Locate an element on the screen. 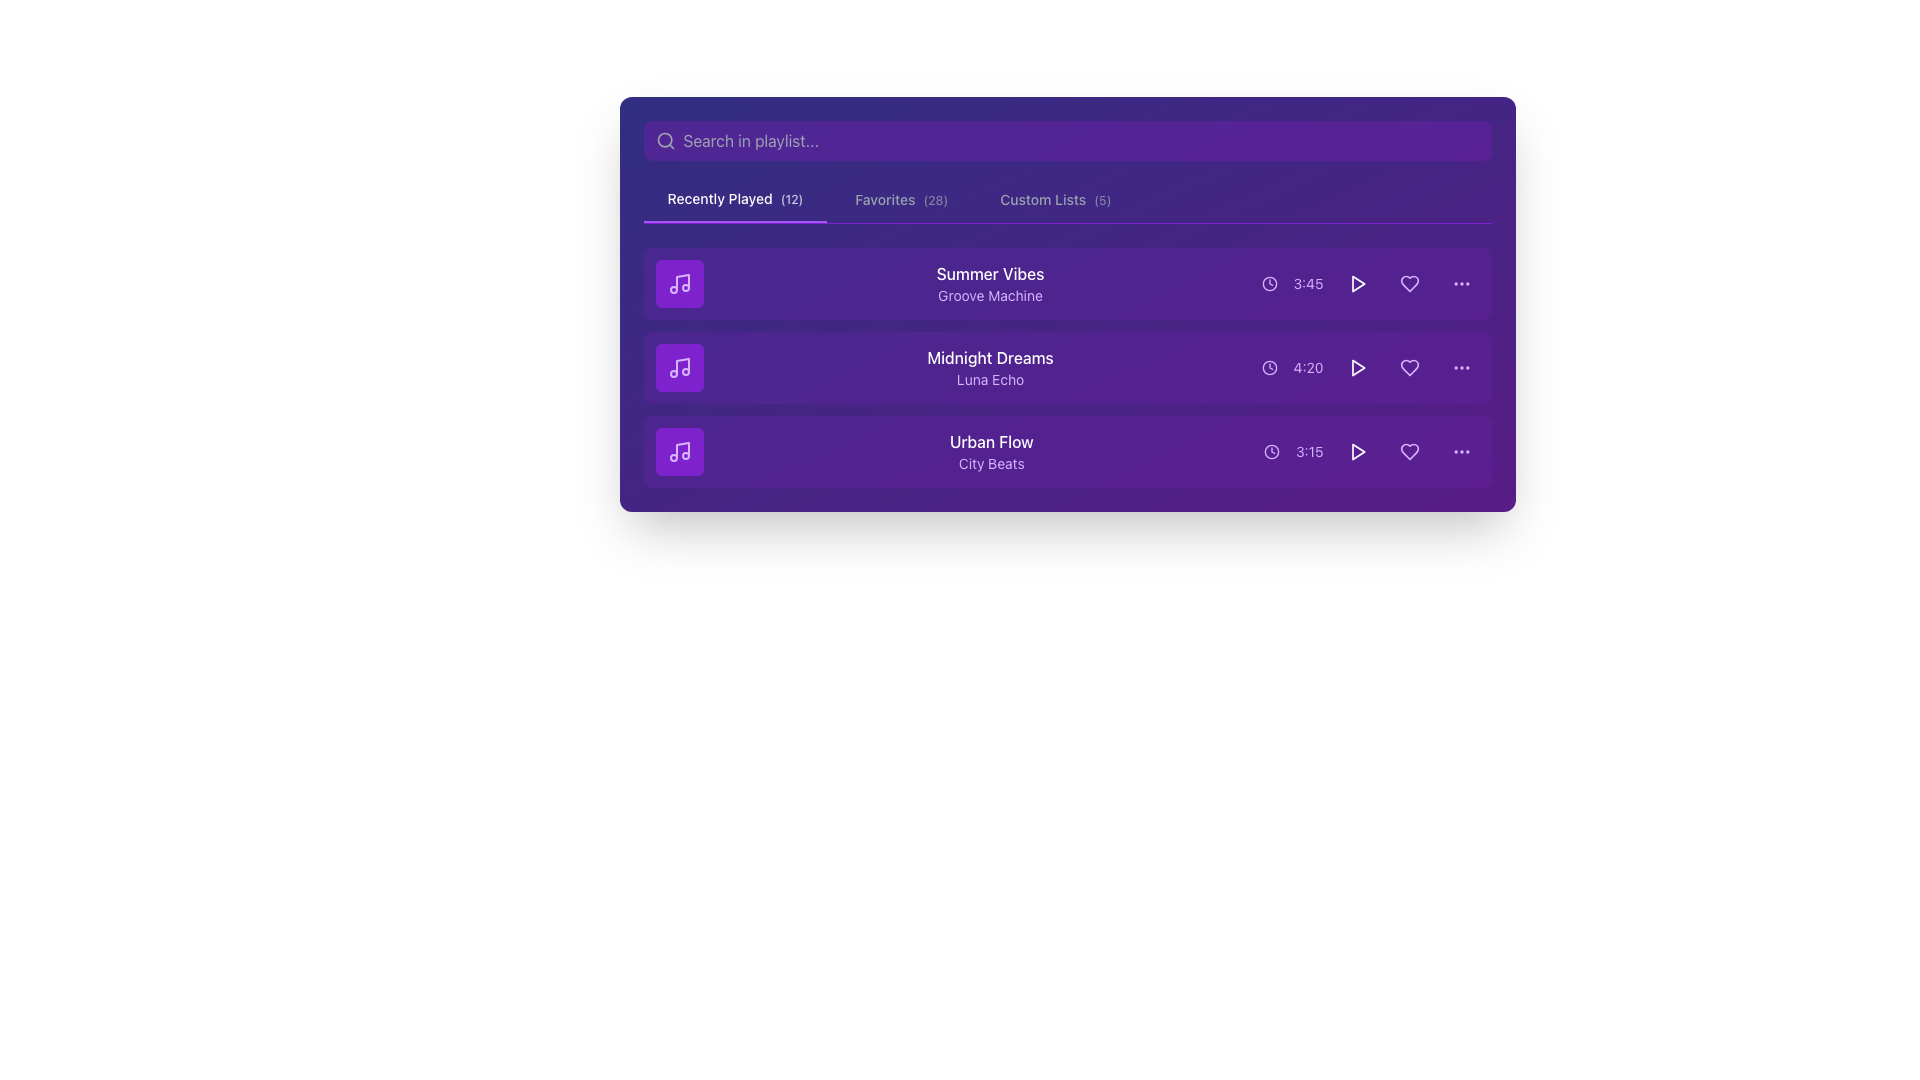  the clock icon with a purple hue located beside the time text '3:45' for the song 'Summer Vibes' to obtain context is located at coordinates (1268, 284).